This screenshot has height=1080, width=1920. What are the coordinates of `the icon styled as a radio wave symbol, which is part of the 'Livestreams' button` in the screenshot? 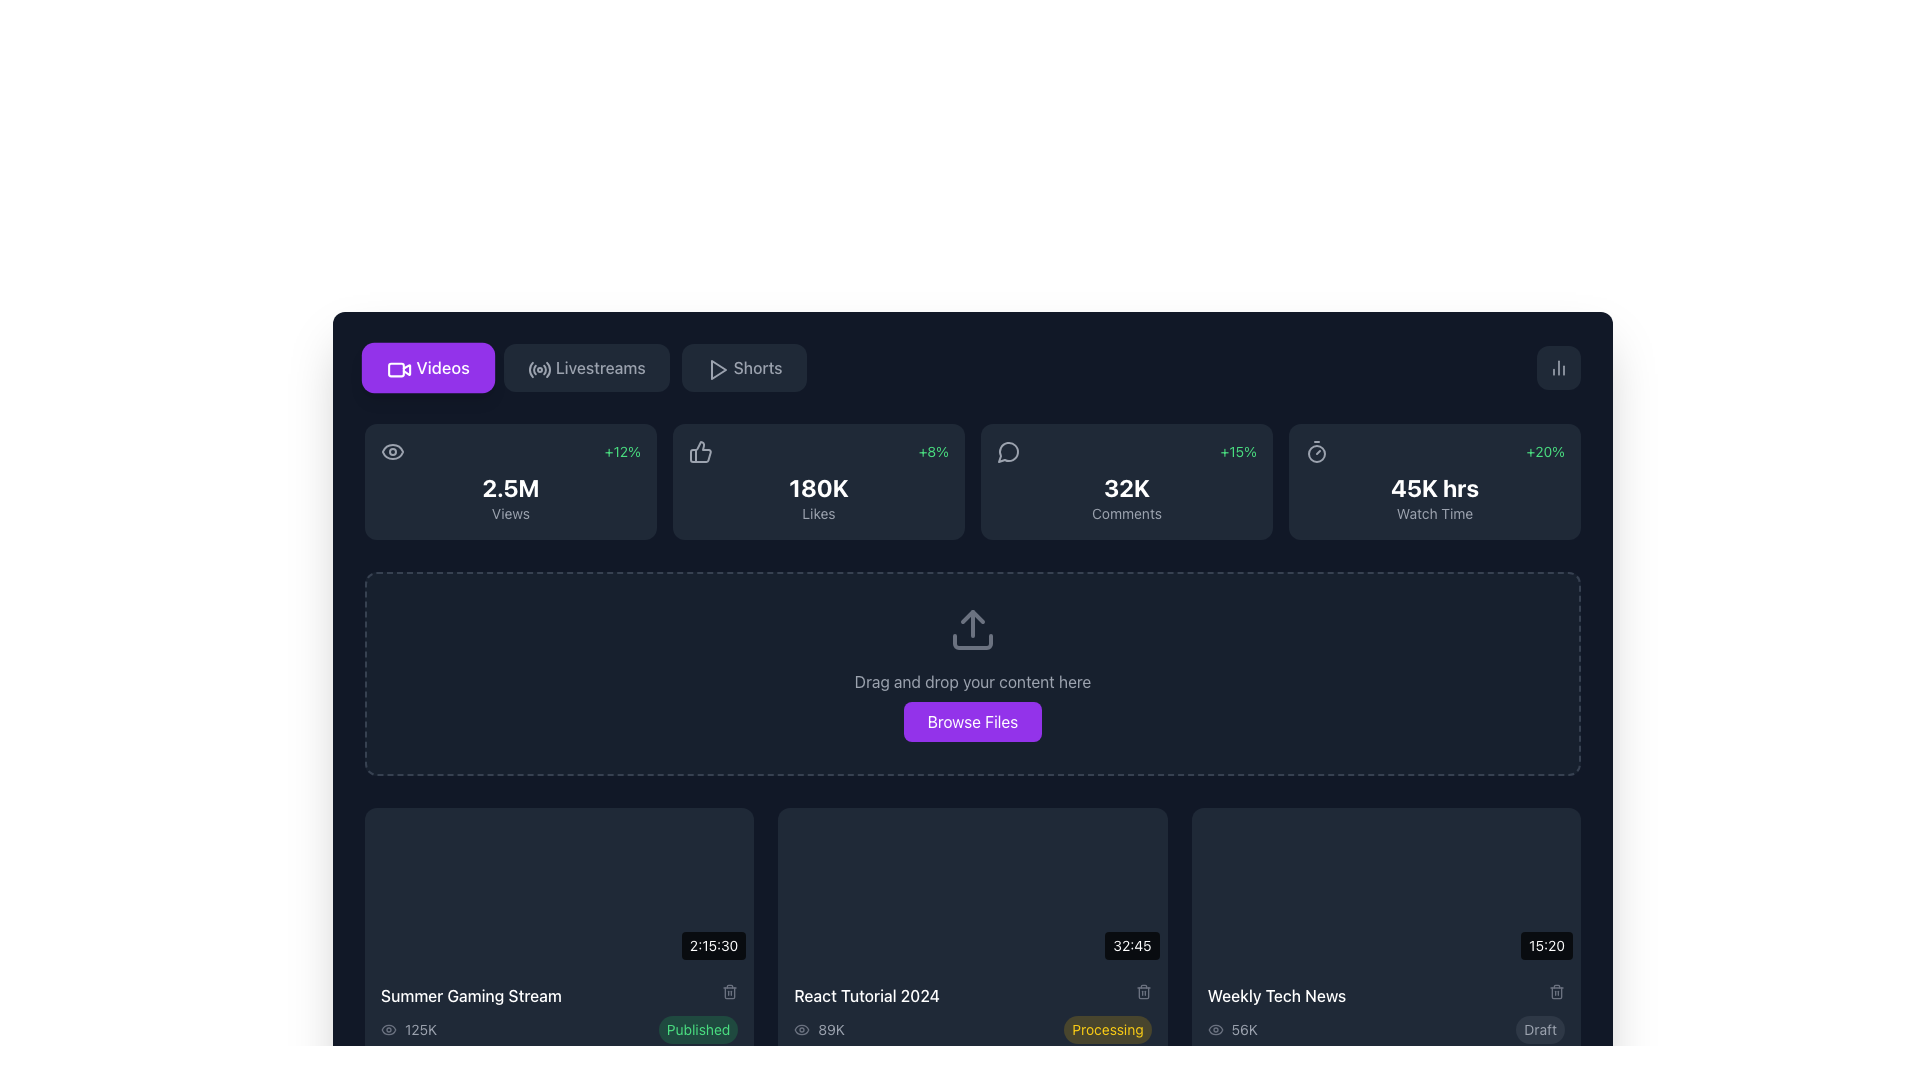 It's located at (537, 367).